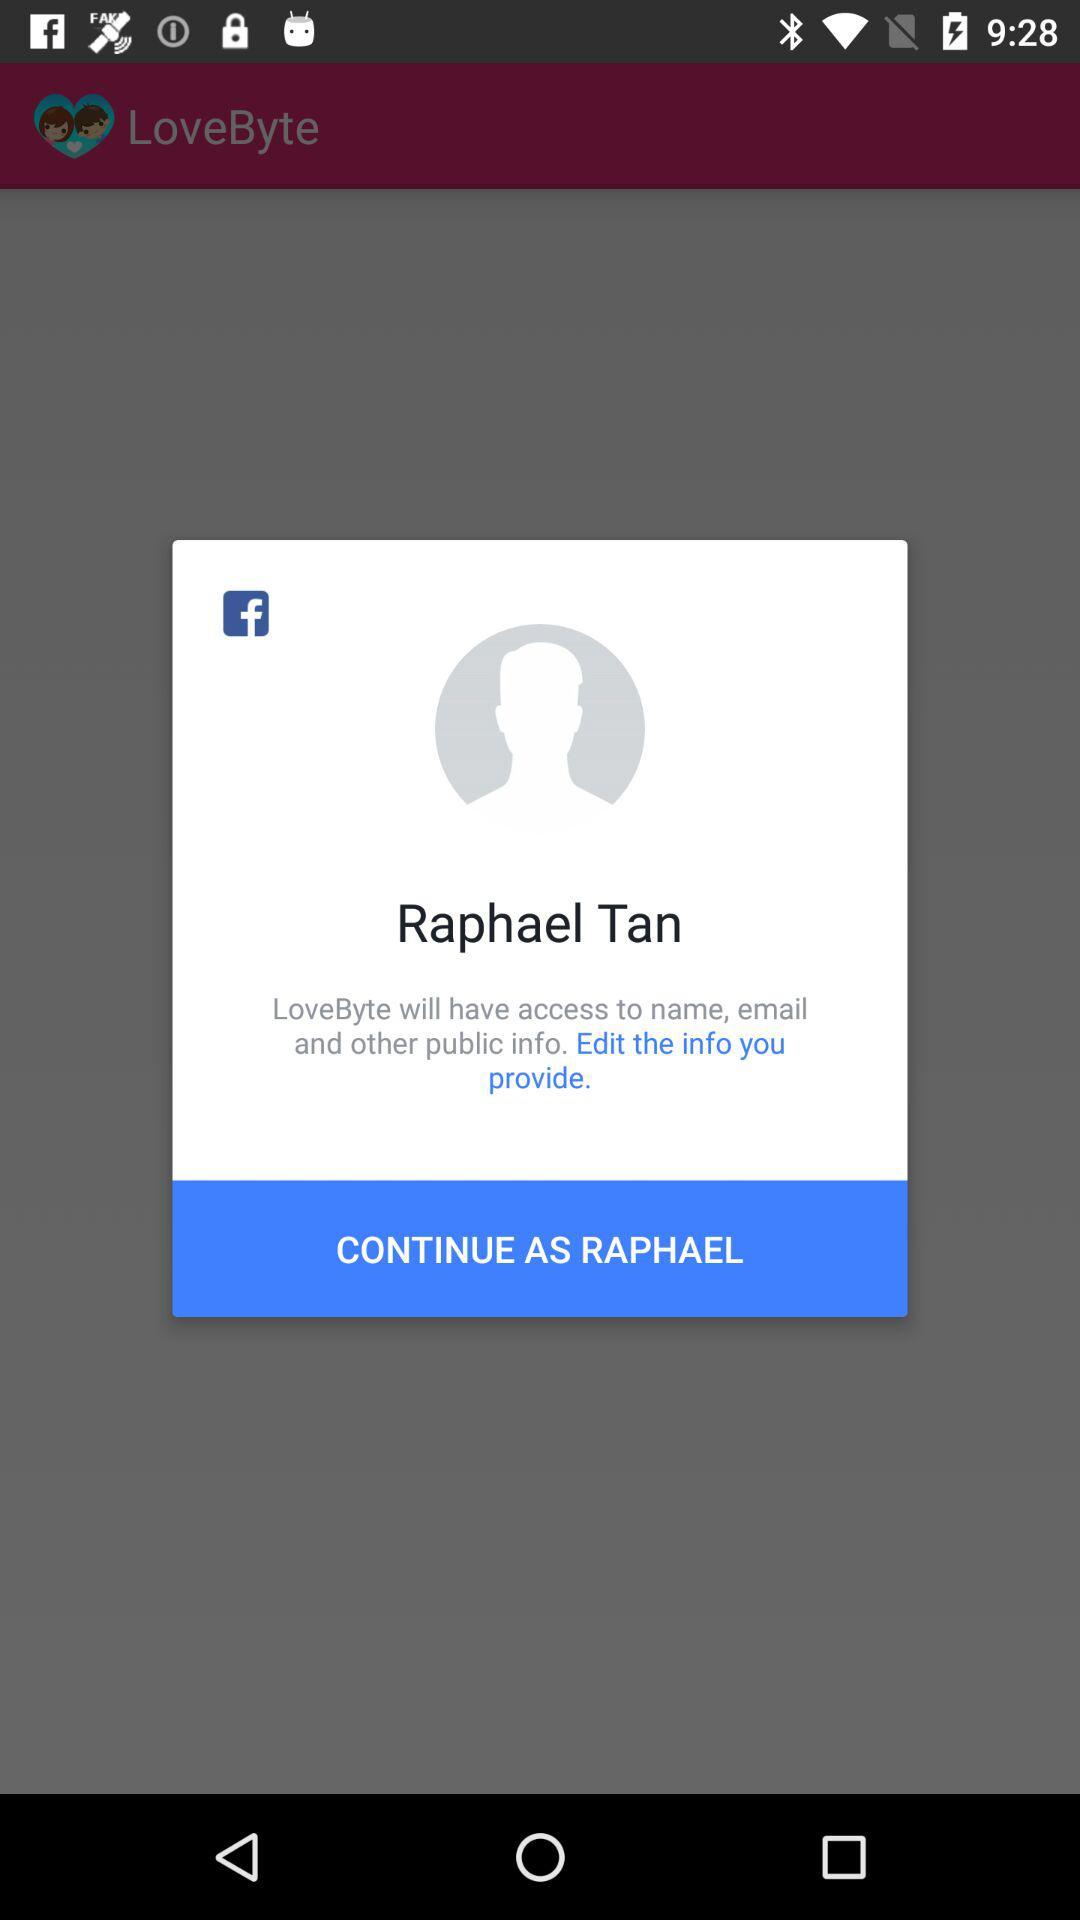 Image resolution: width=1080 pixels, height=1920 pixels. Describe the element at coordinates (540, 1247) in the screenshot. I see `the continue as raphael item` at that location.